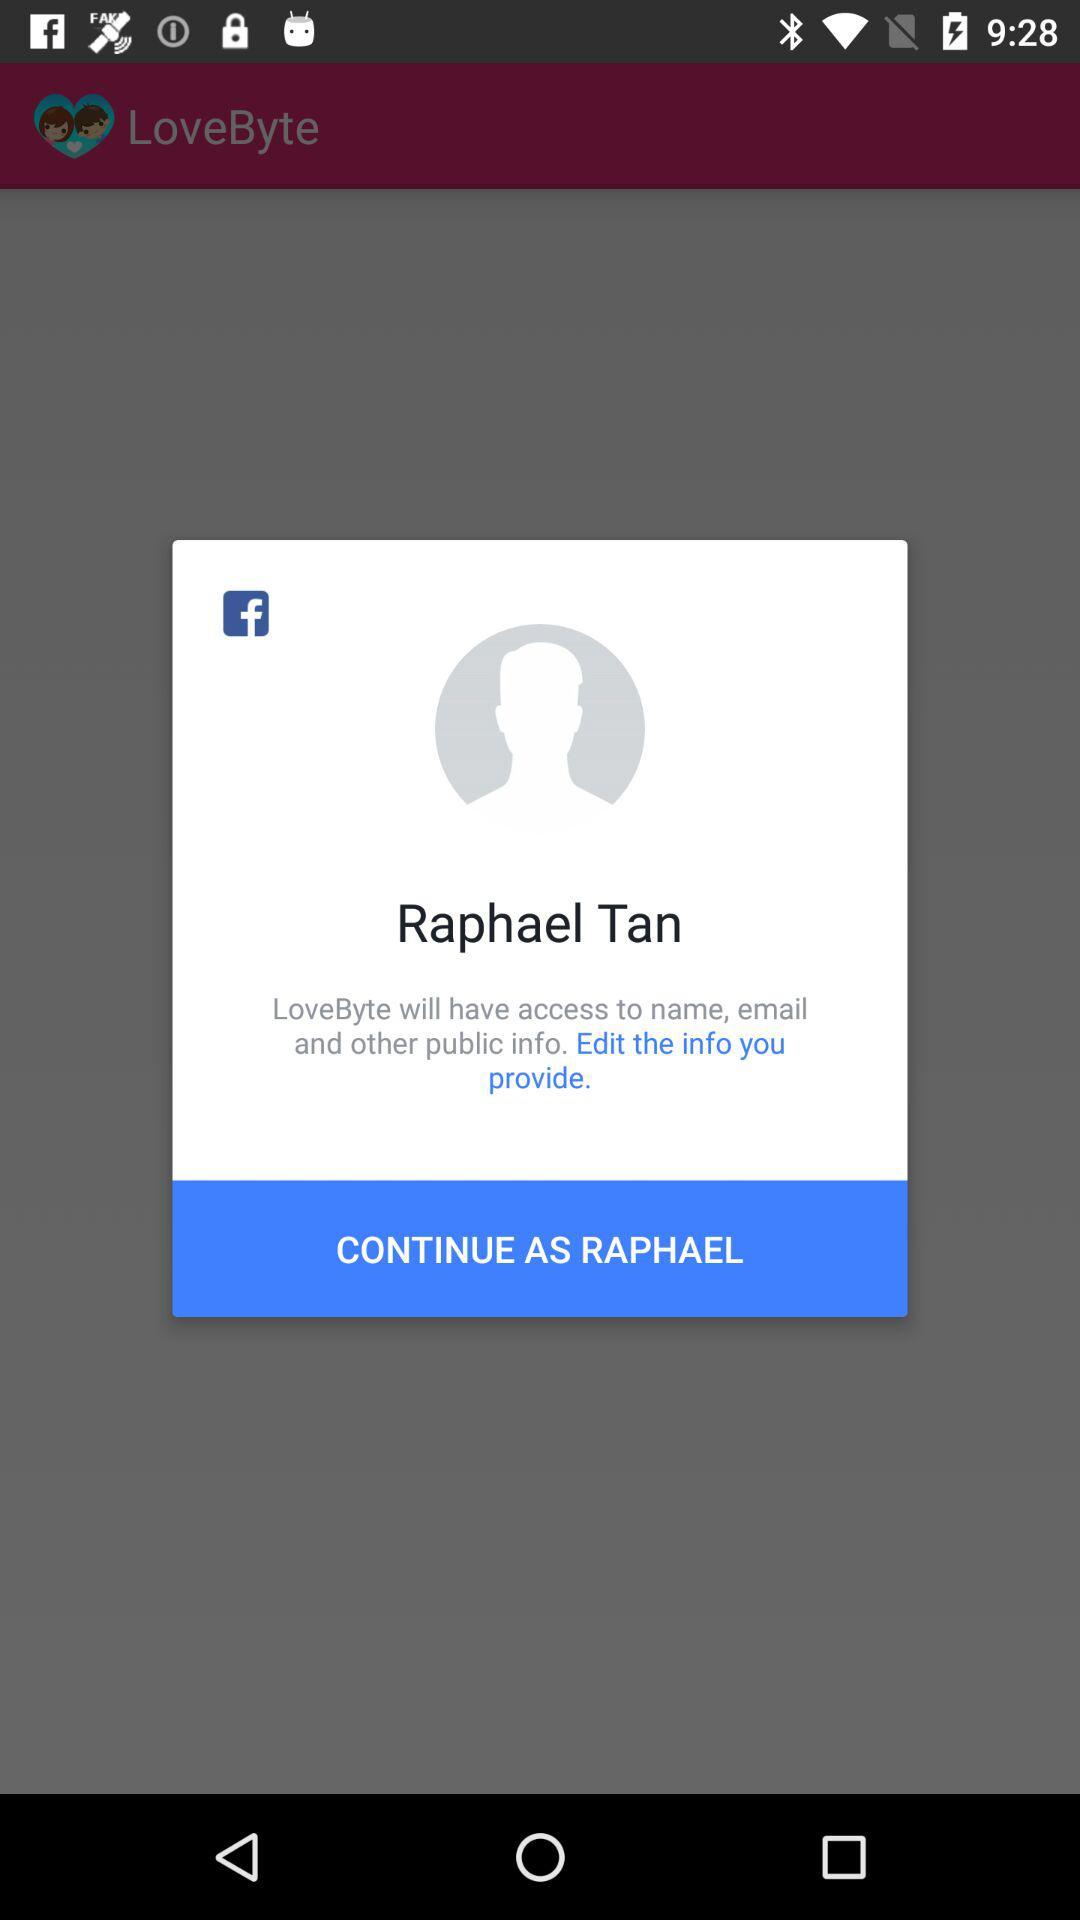 Image resolution: width=1080 pixels, height=1920 pixels. Describe the element at coordinates (540, 1247) in the screenshot. I see `the continue as raphael item` at that location.